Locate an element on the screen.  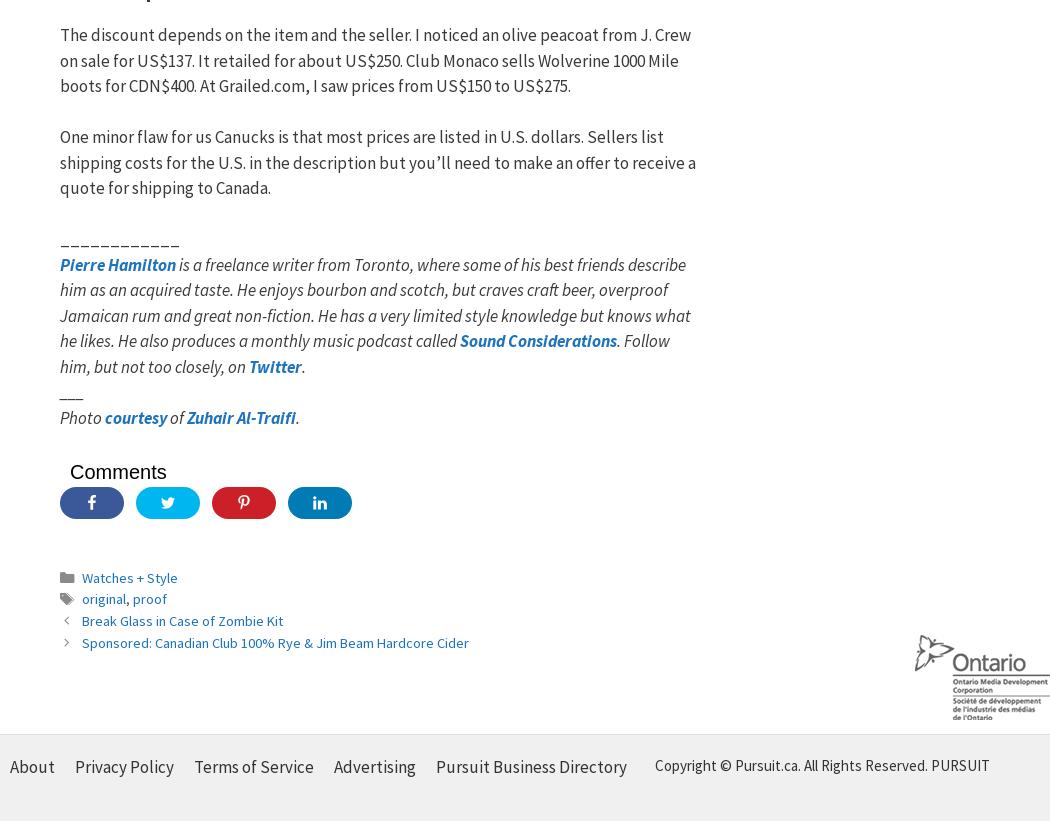
'Pierre Hamilton' is located at coordinates (117, 264).